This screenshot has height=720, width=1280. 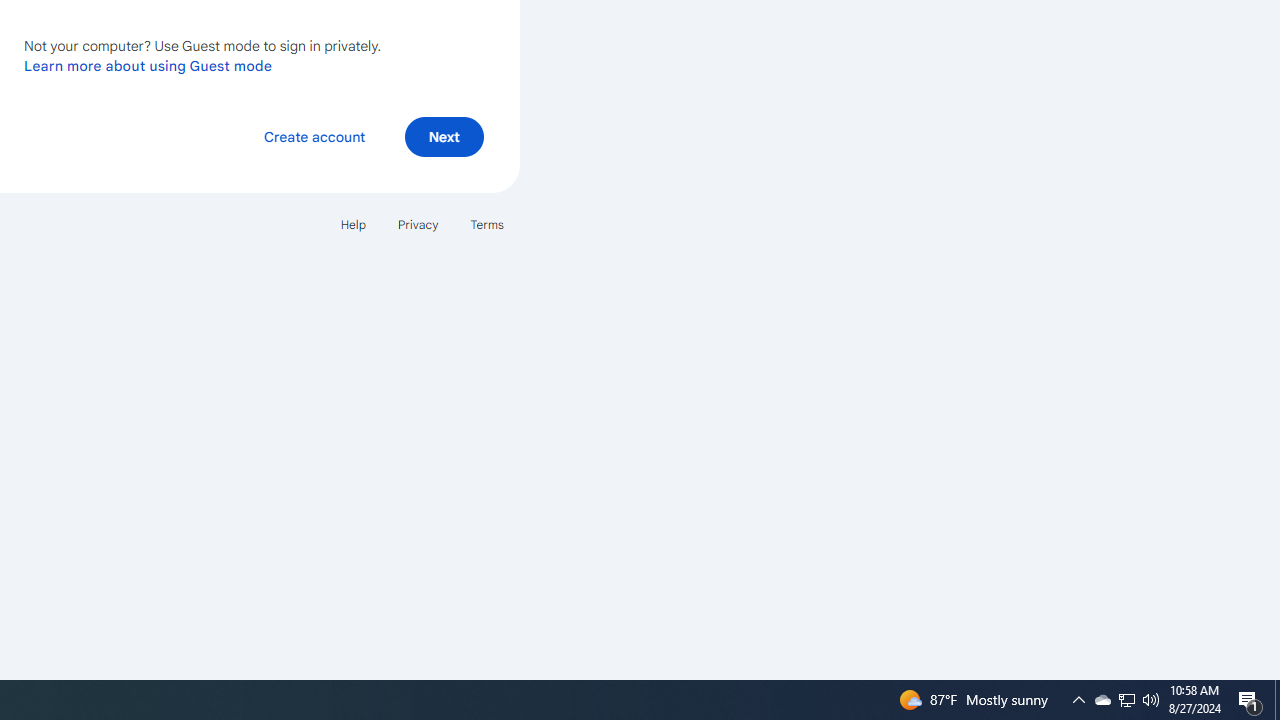 I want to click on 'Create account', so click(x=313, y=135).